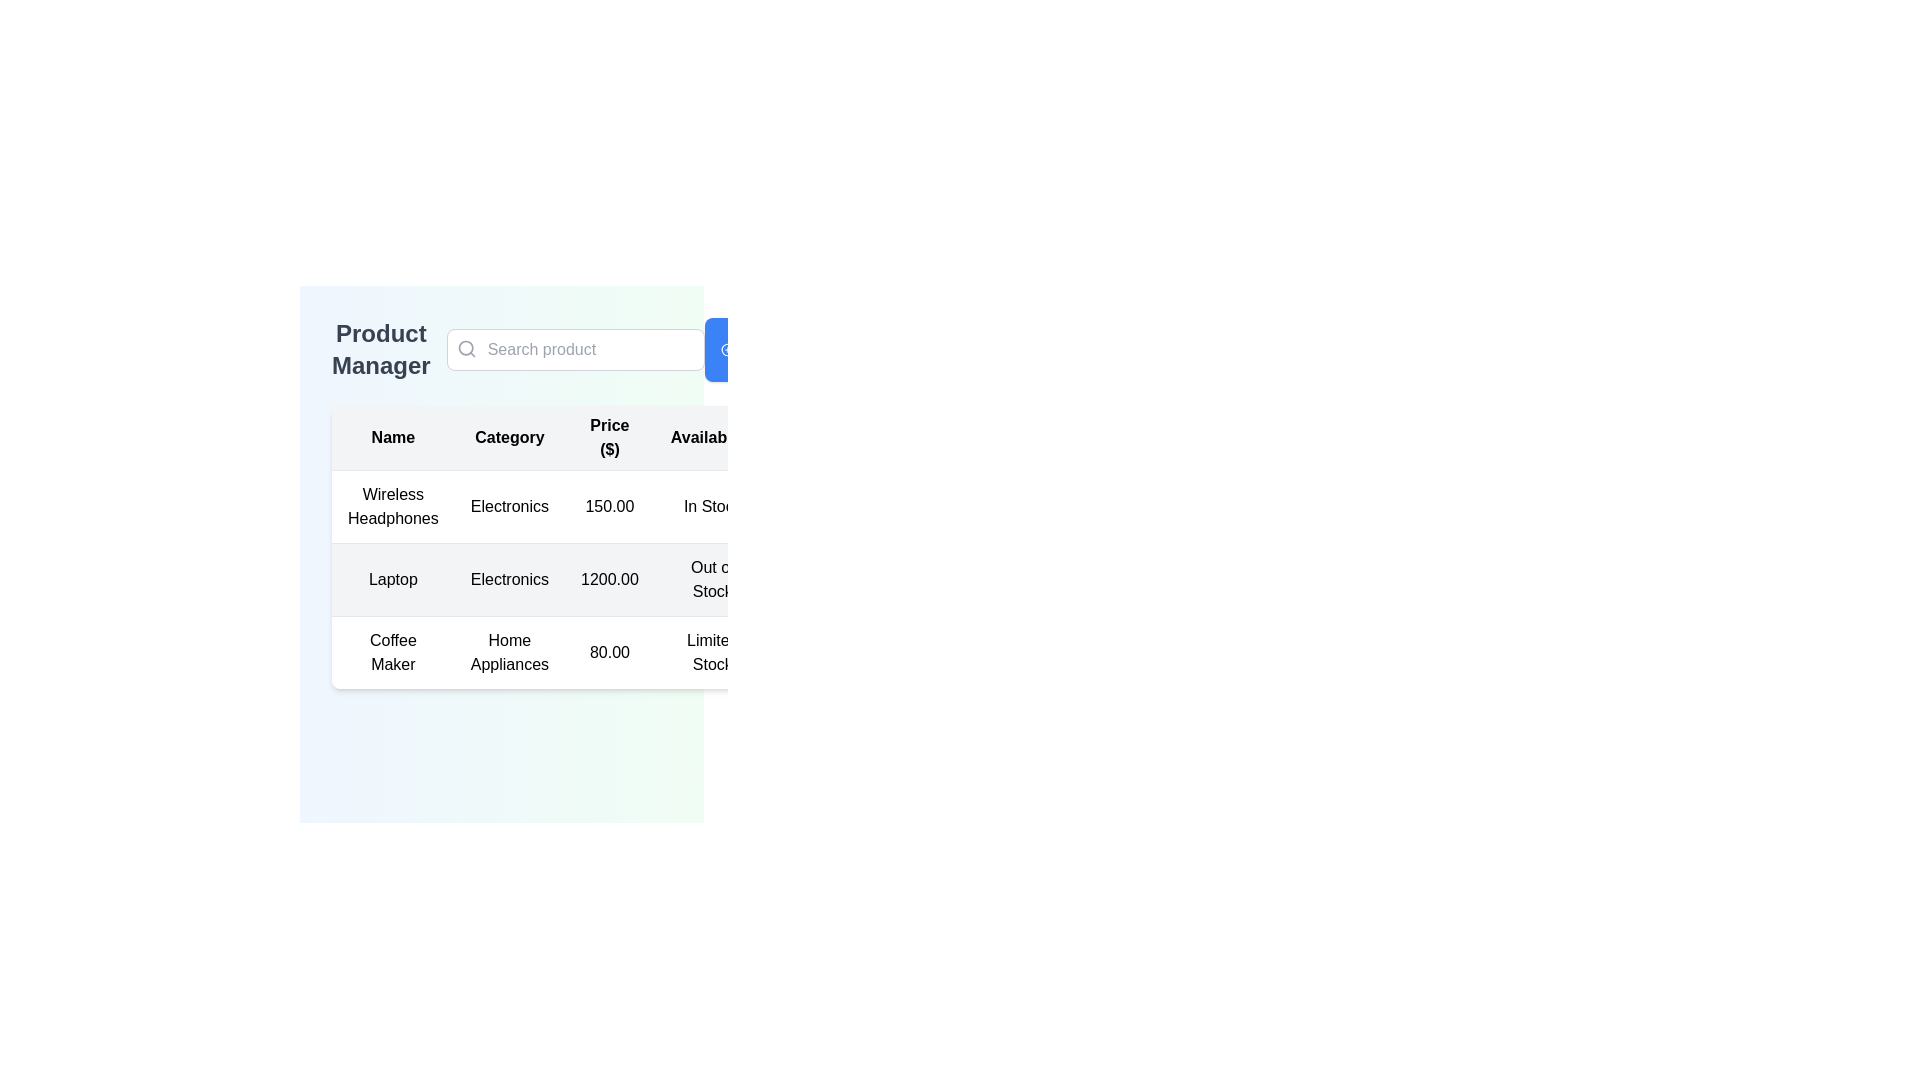 Image resolution: width=1920 pixels, height=1080 pixels. Describe the element at coordinates (608, 579) in the screenshot. I see `the Text label displaying the numeric value '1200.00' in the table row for the item 'Laptop' under the column 'Price ($)'` at that location.